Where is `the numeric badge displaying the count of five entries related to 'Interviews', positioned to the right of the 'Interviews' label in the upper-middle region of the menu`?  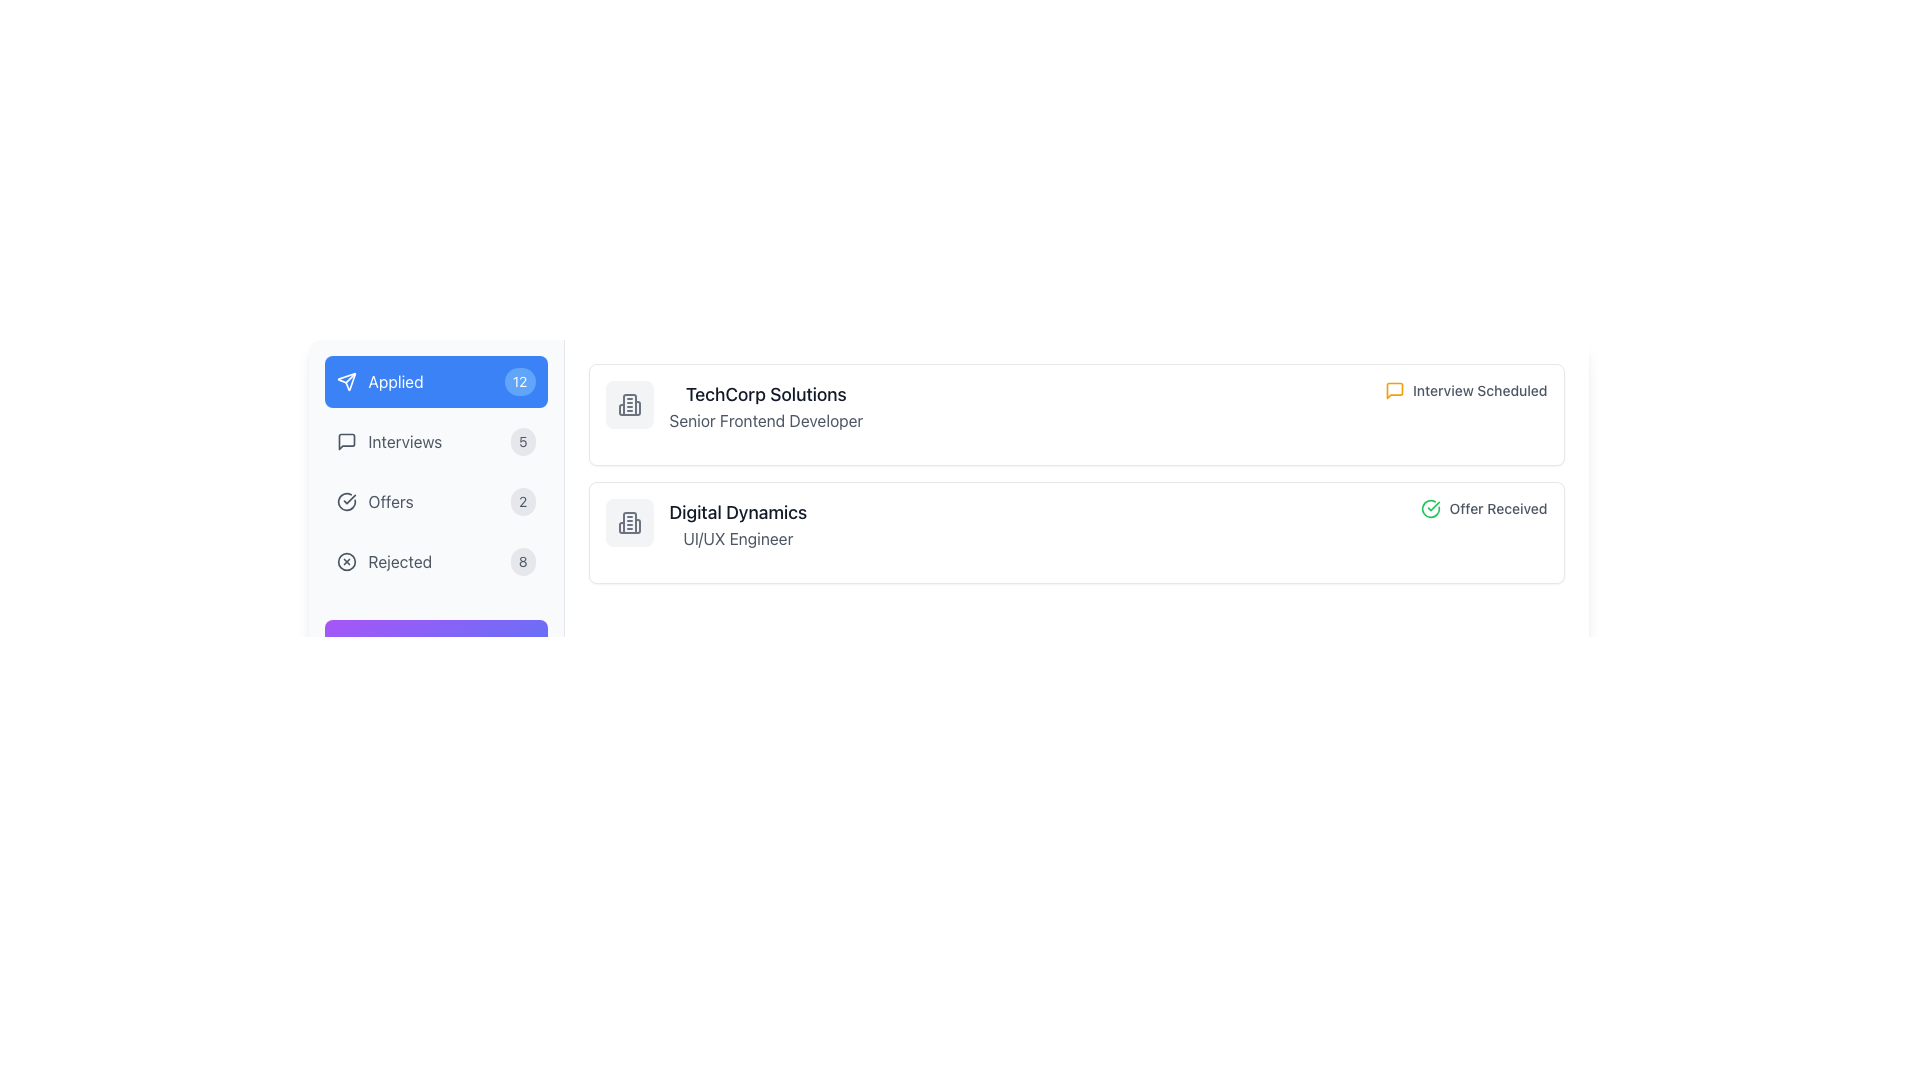
the numeric badge displaying the count of five entries related to 'Interviews', positioned to the right of the 'Interviews' label in the upper-middle region of the menu is located at coordinates (523, 441).